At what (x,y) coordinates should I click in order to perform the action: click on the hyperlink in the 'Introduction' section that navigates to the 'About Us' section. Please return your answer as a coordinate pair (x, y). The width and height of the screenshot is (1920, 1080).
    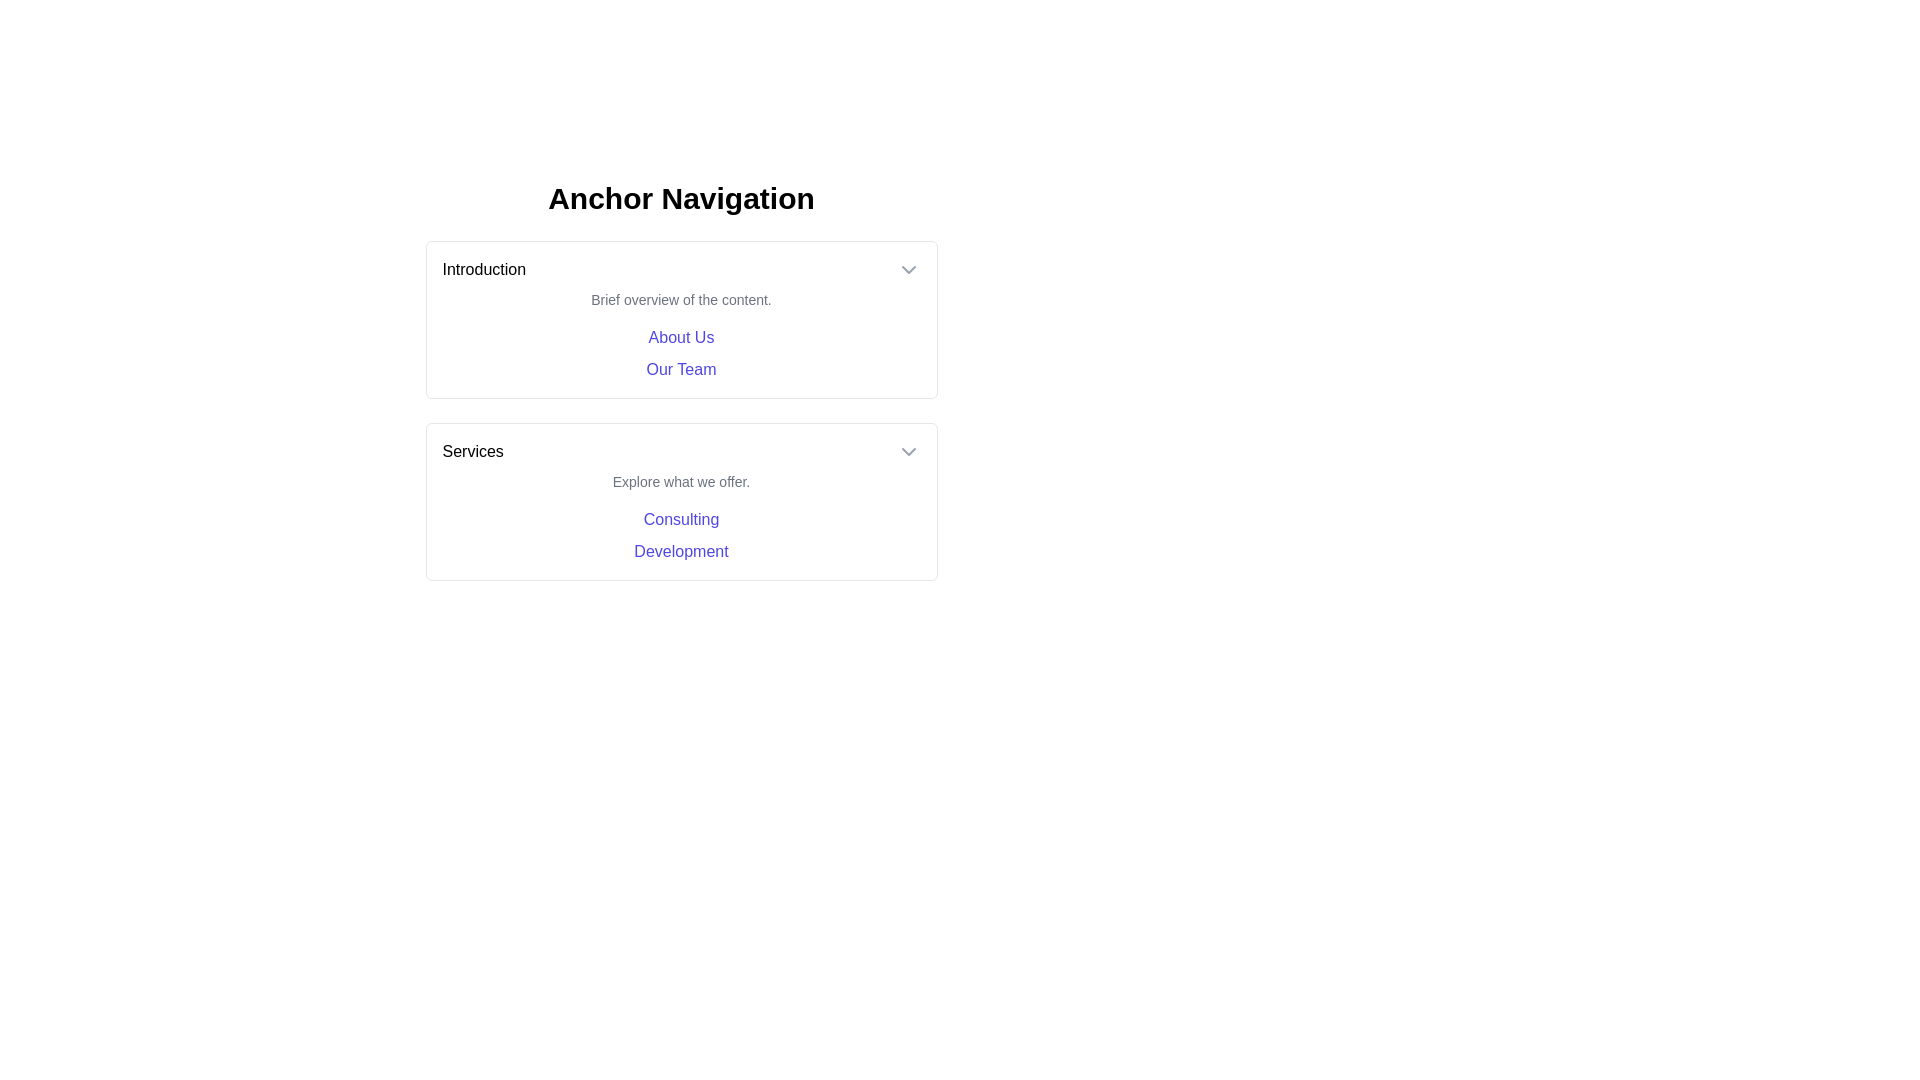
    Looking at the image, I should click on (681, 337).